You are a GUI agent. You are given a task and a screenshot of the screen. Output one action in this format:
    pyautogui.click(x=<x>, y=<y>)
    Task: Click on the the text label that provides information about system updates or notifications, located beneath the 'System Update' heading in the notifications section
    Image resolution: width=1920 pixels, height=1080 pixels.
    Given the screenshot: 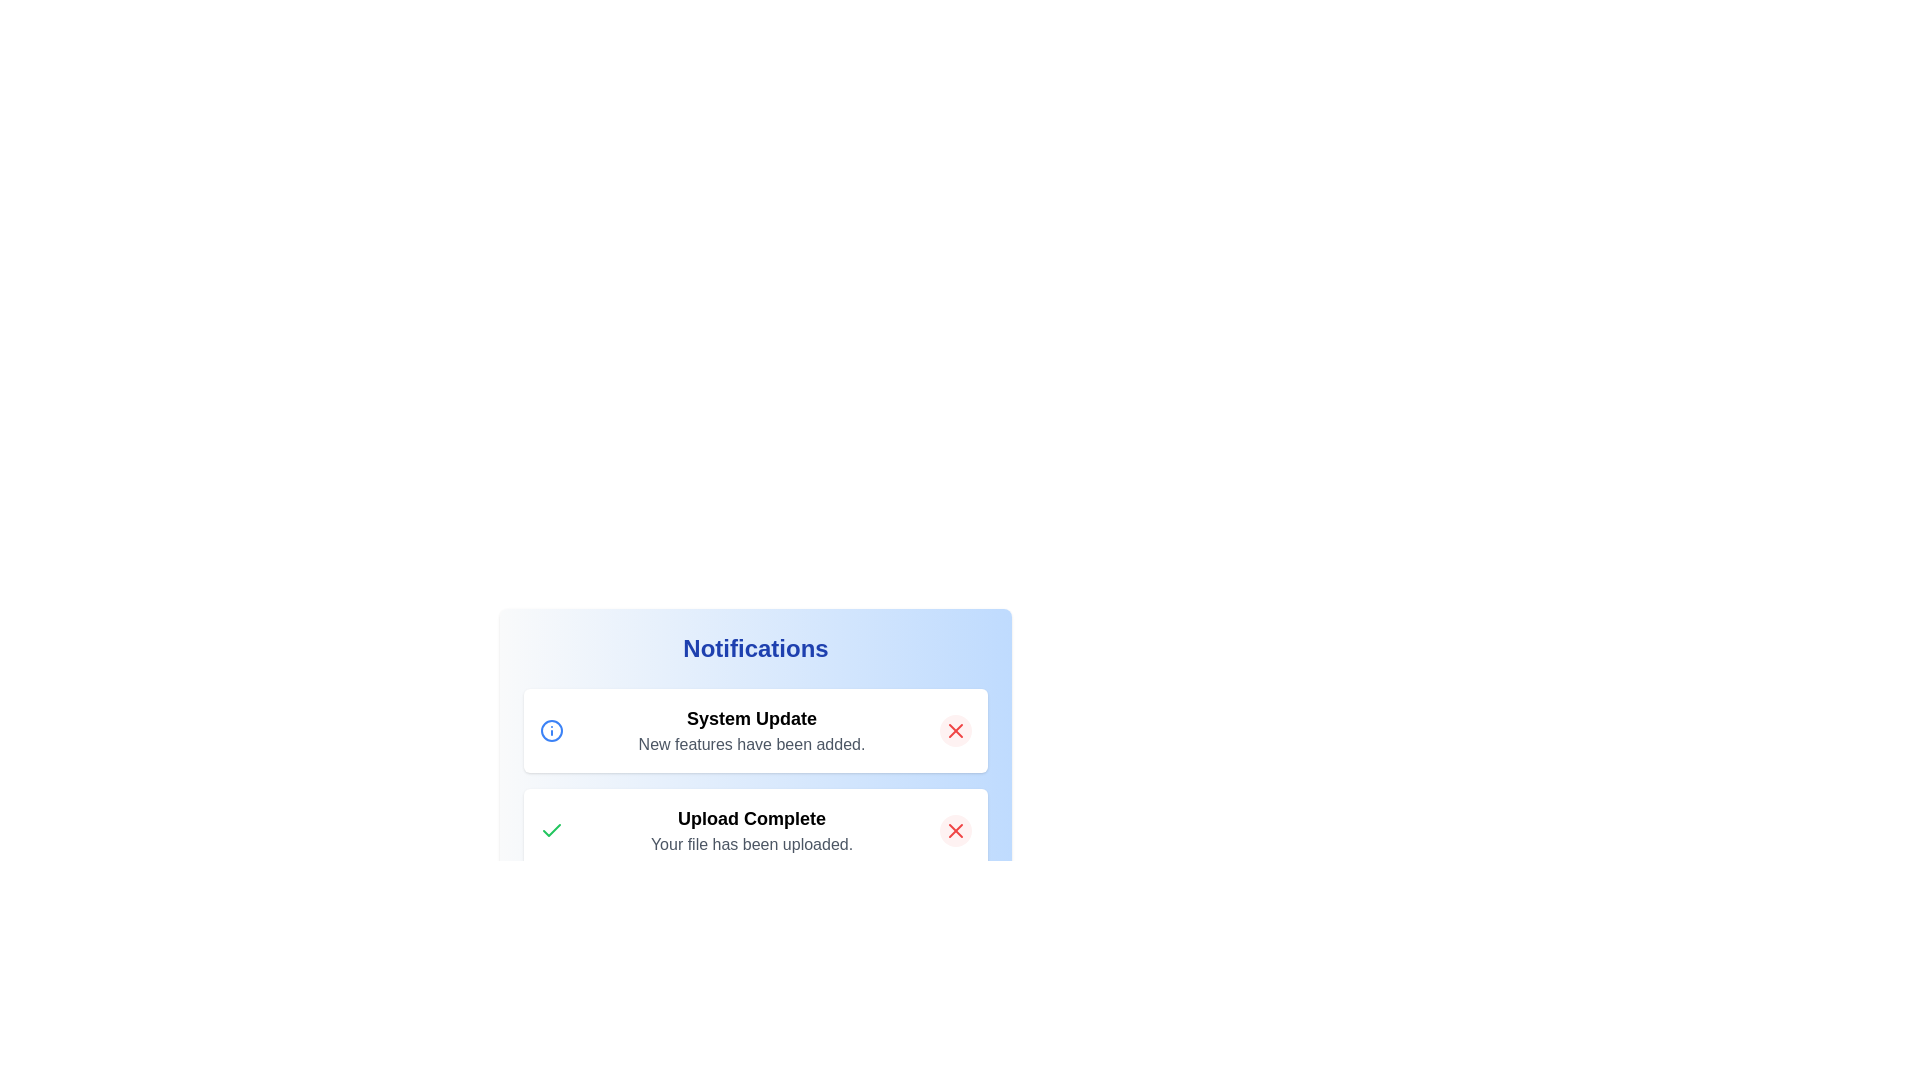 What is the action you would take?
    pyautogui.click(x=751, y=744)
    